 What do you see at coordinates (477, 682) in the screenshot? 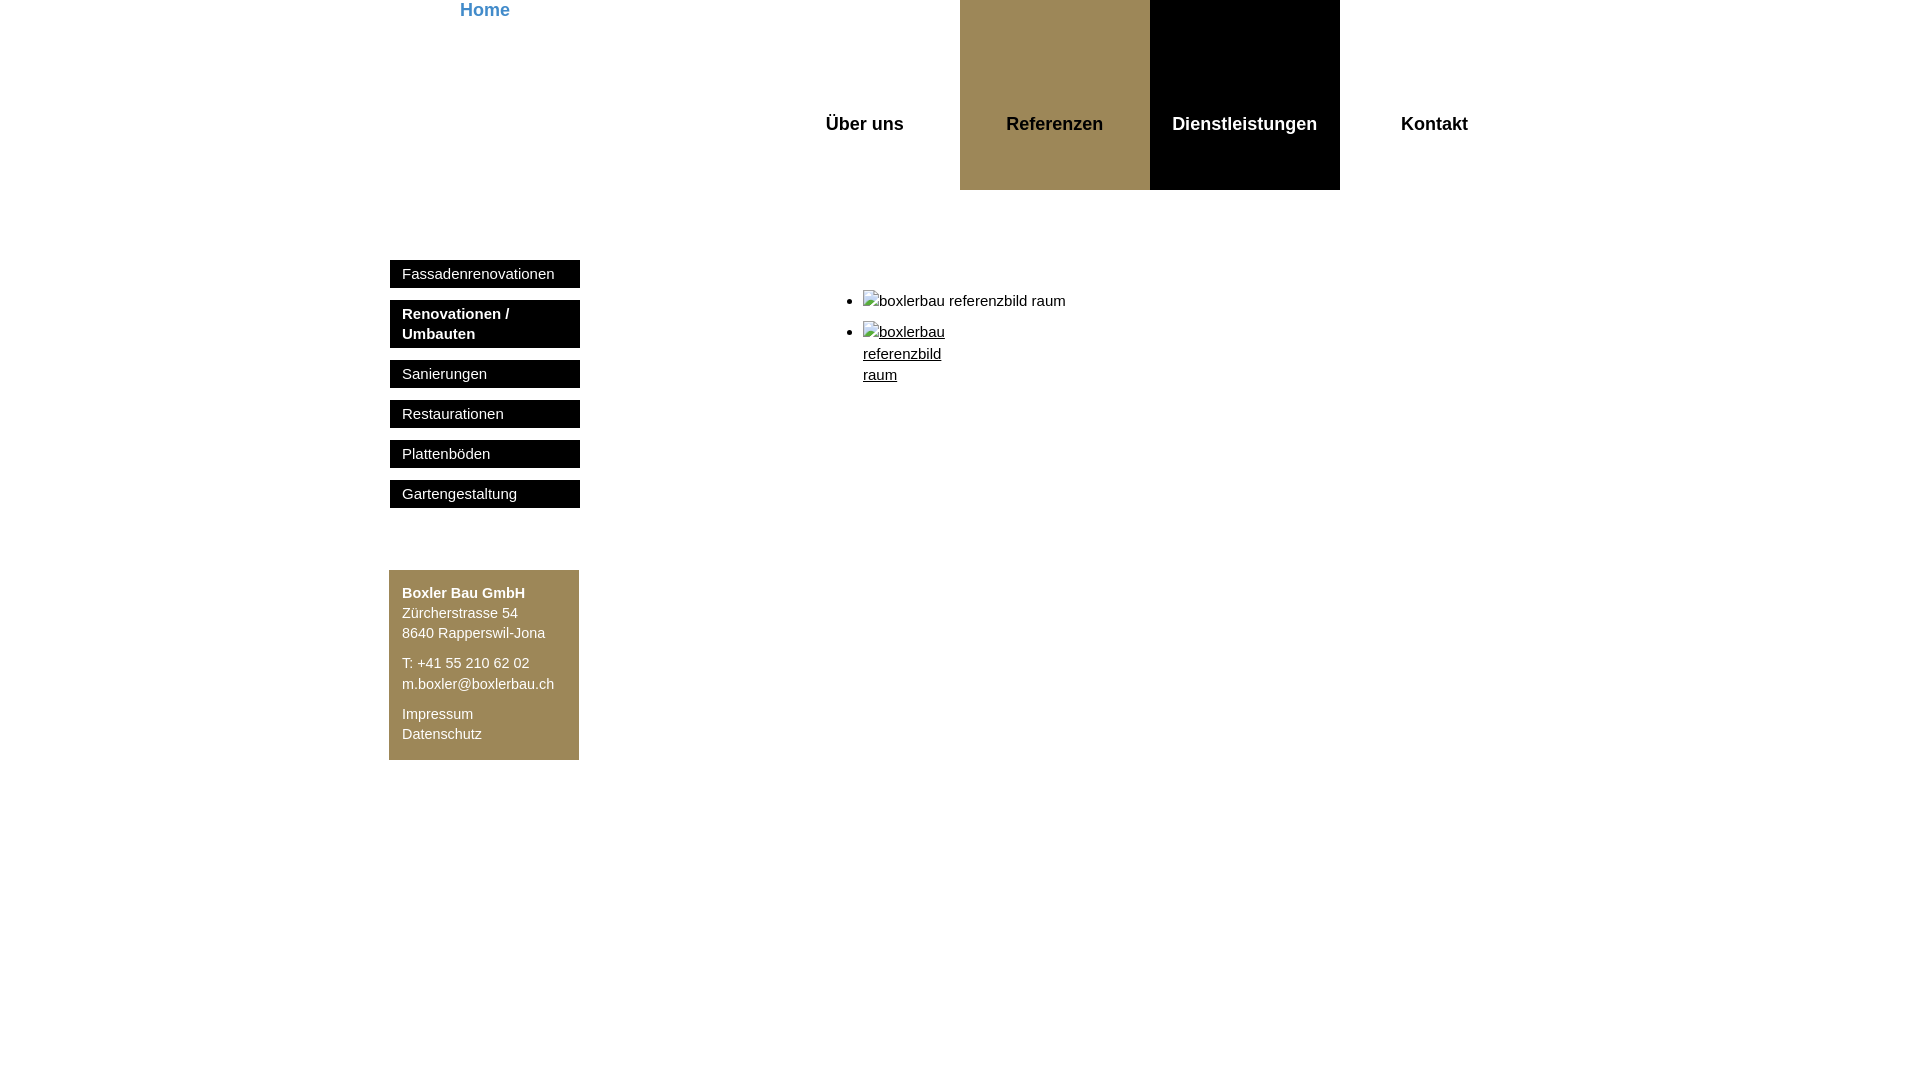
I see `'m.boxler@boxlerbau.ch'` at bounding box center [477, 682].